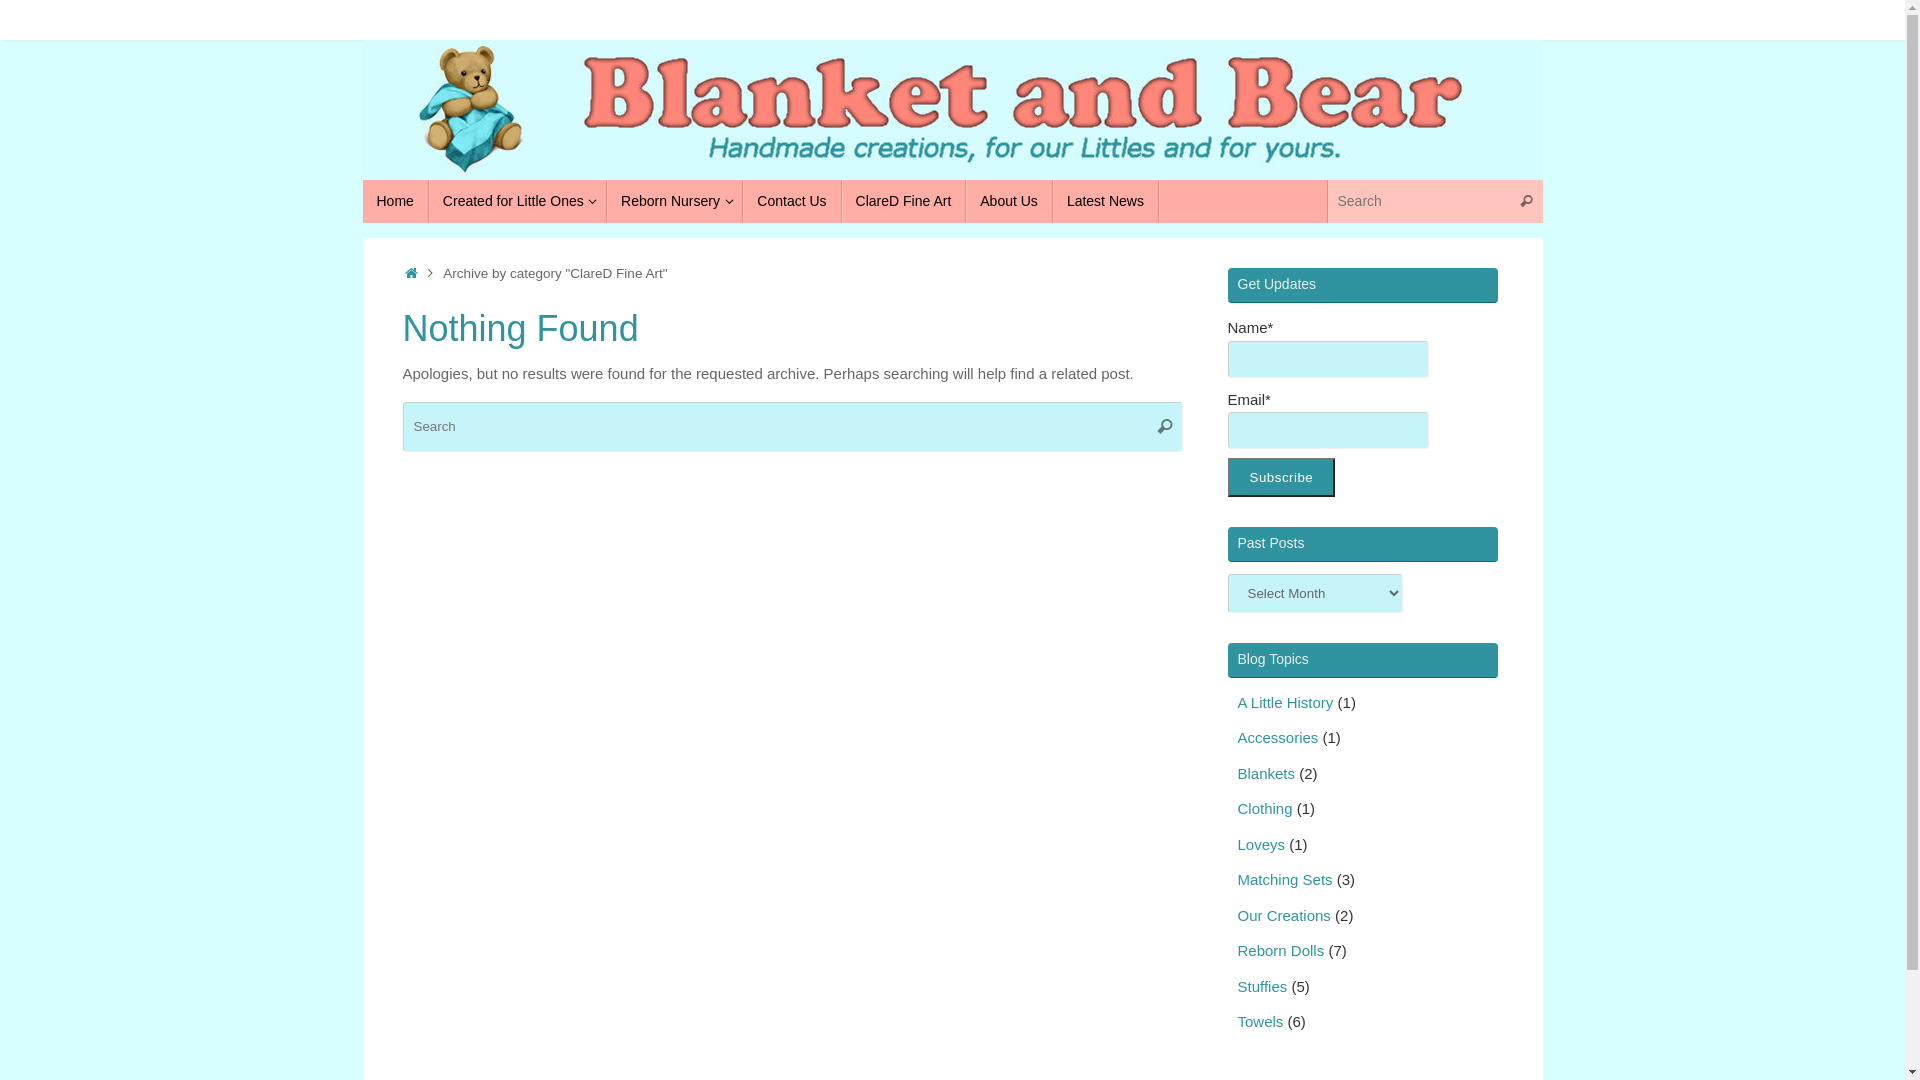 The height and width of the screenshot is (1080, 1920). Describe the element at coordinates (1285, 878) in the screenshot. I see `'Matching Sets'` at that location.